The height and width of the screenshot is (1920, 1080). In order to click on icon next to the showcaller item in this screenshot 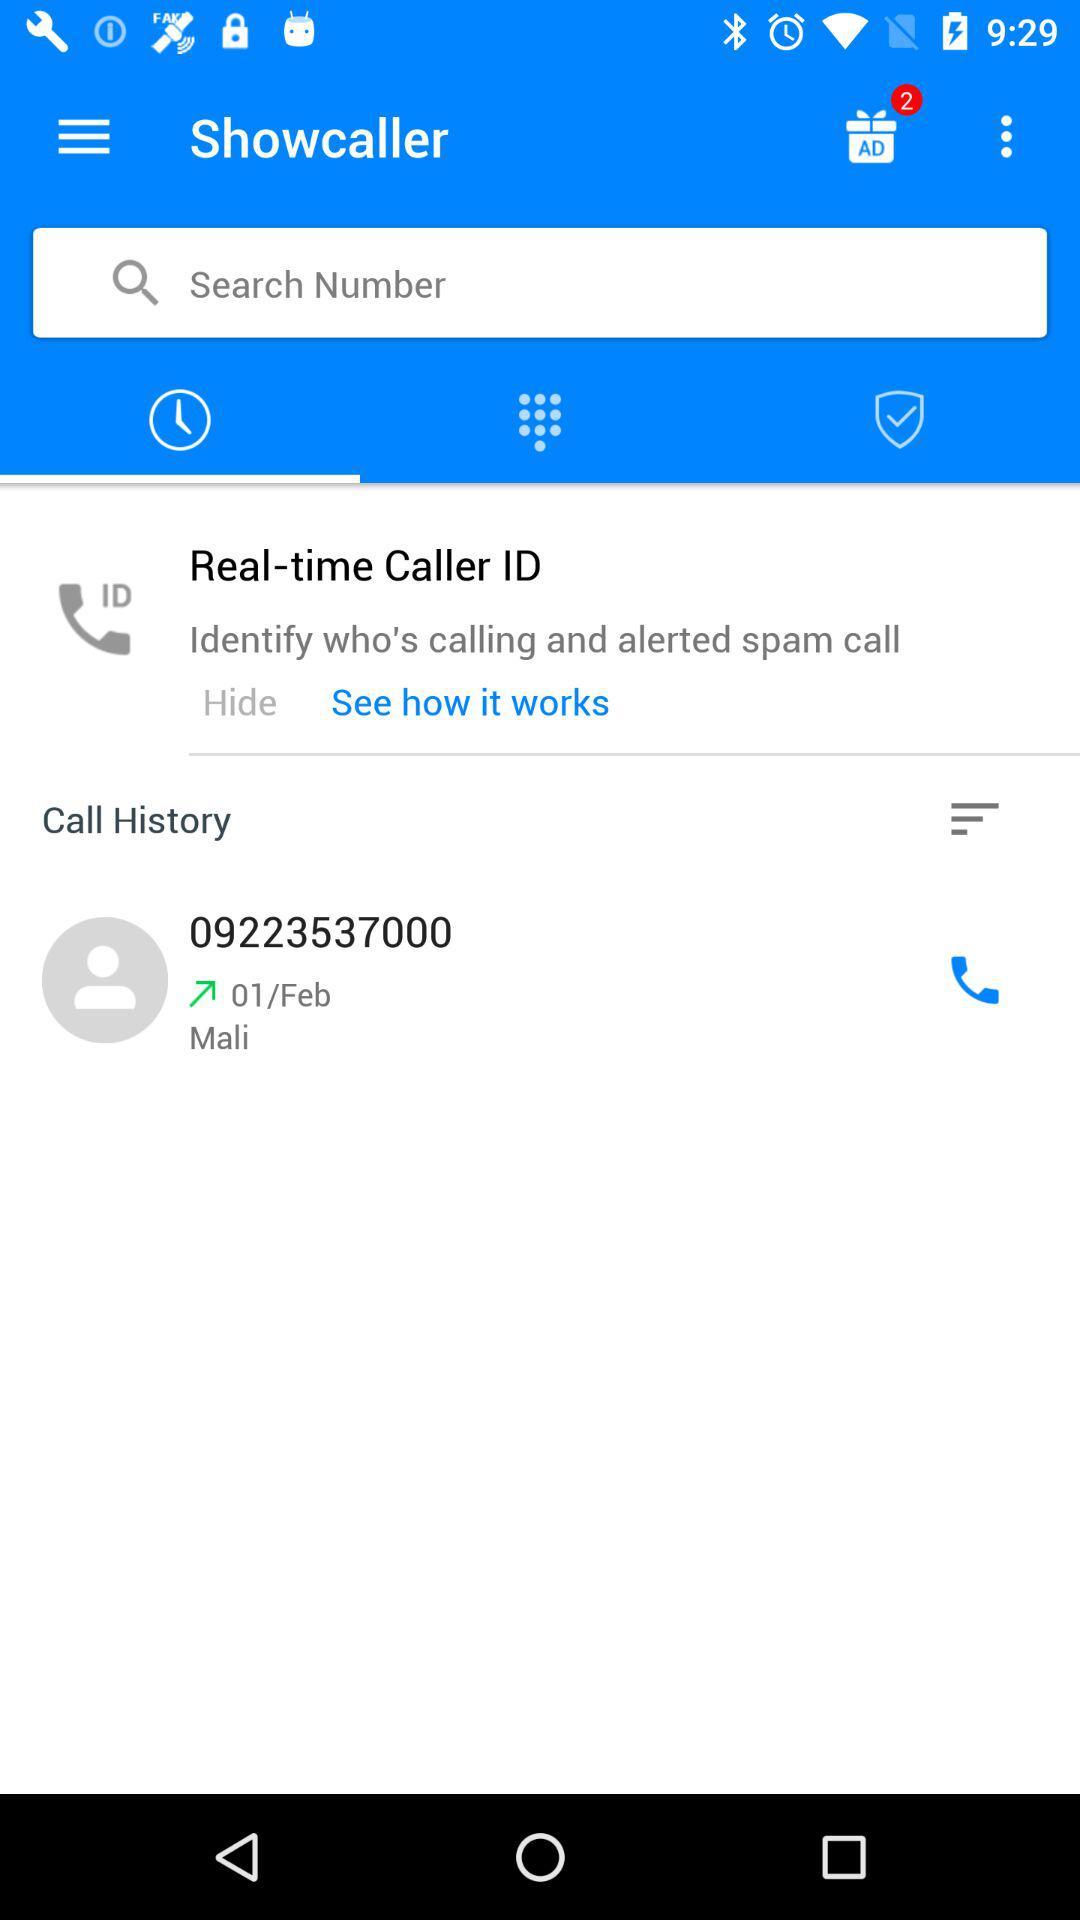, I will do `click(869, 135)`.